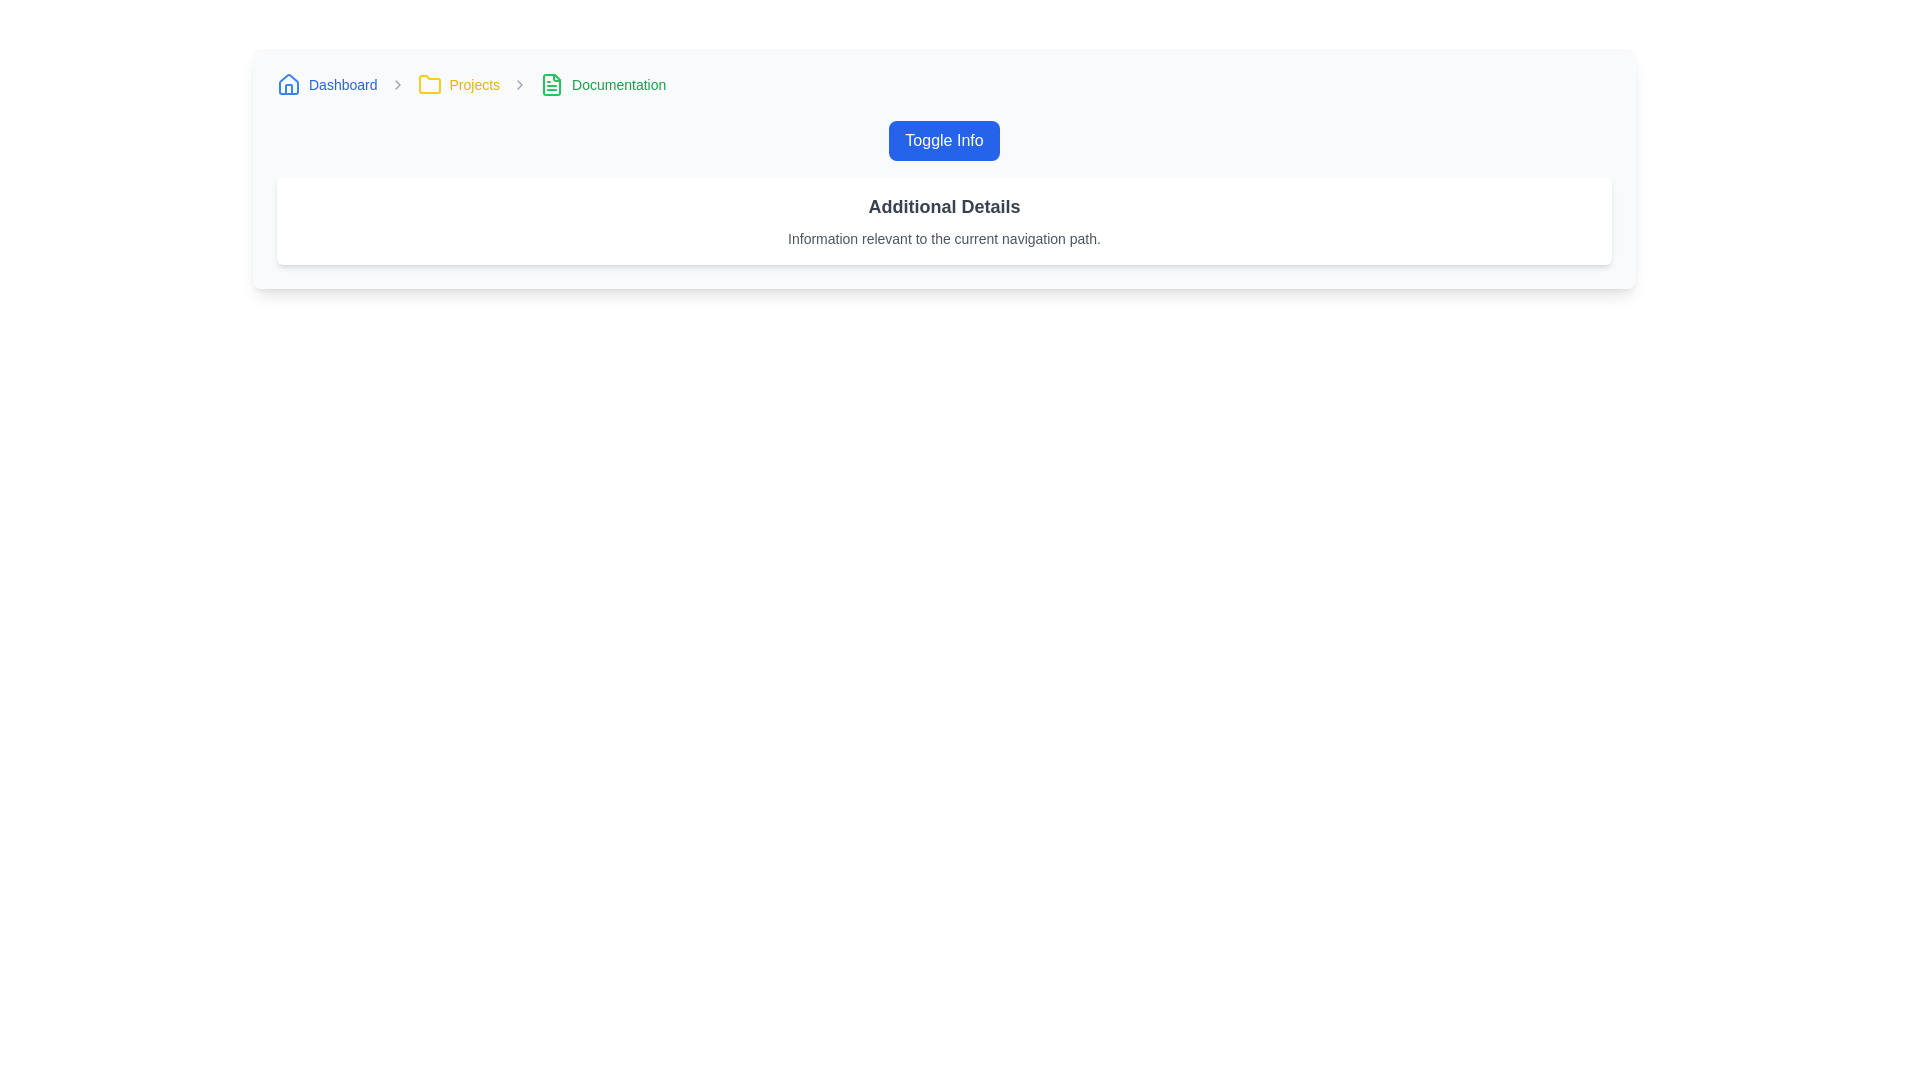 The width and height of the screenshot is (1920, 1080). What do you see at coordinates (552, 83) in the screenshot?
I see `the green rectangular icon resembling a document in the breadcrumb navigation bar, which is located fourth in the sequence following the yellow folder icon` at bounding box center [552, 83].